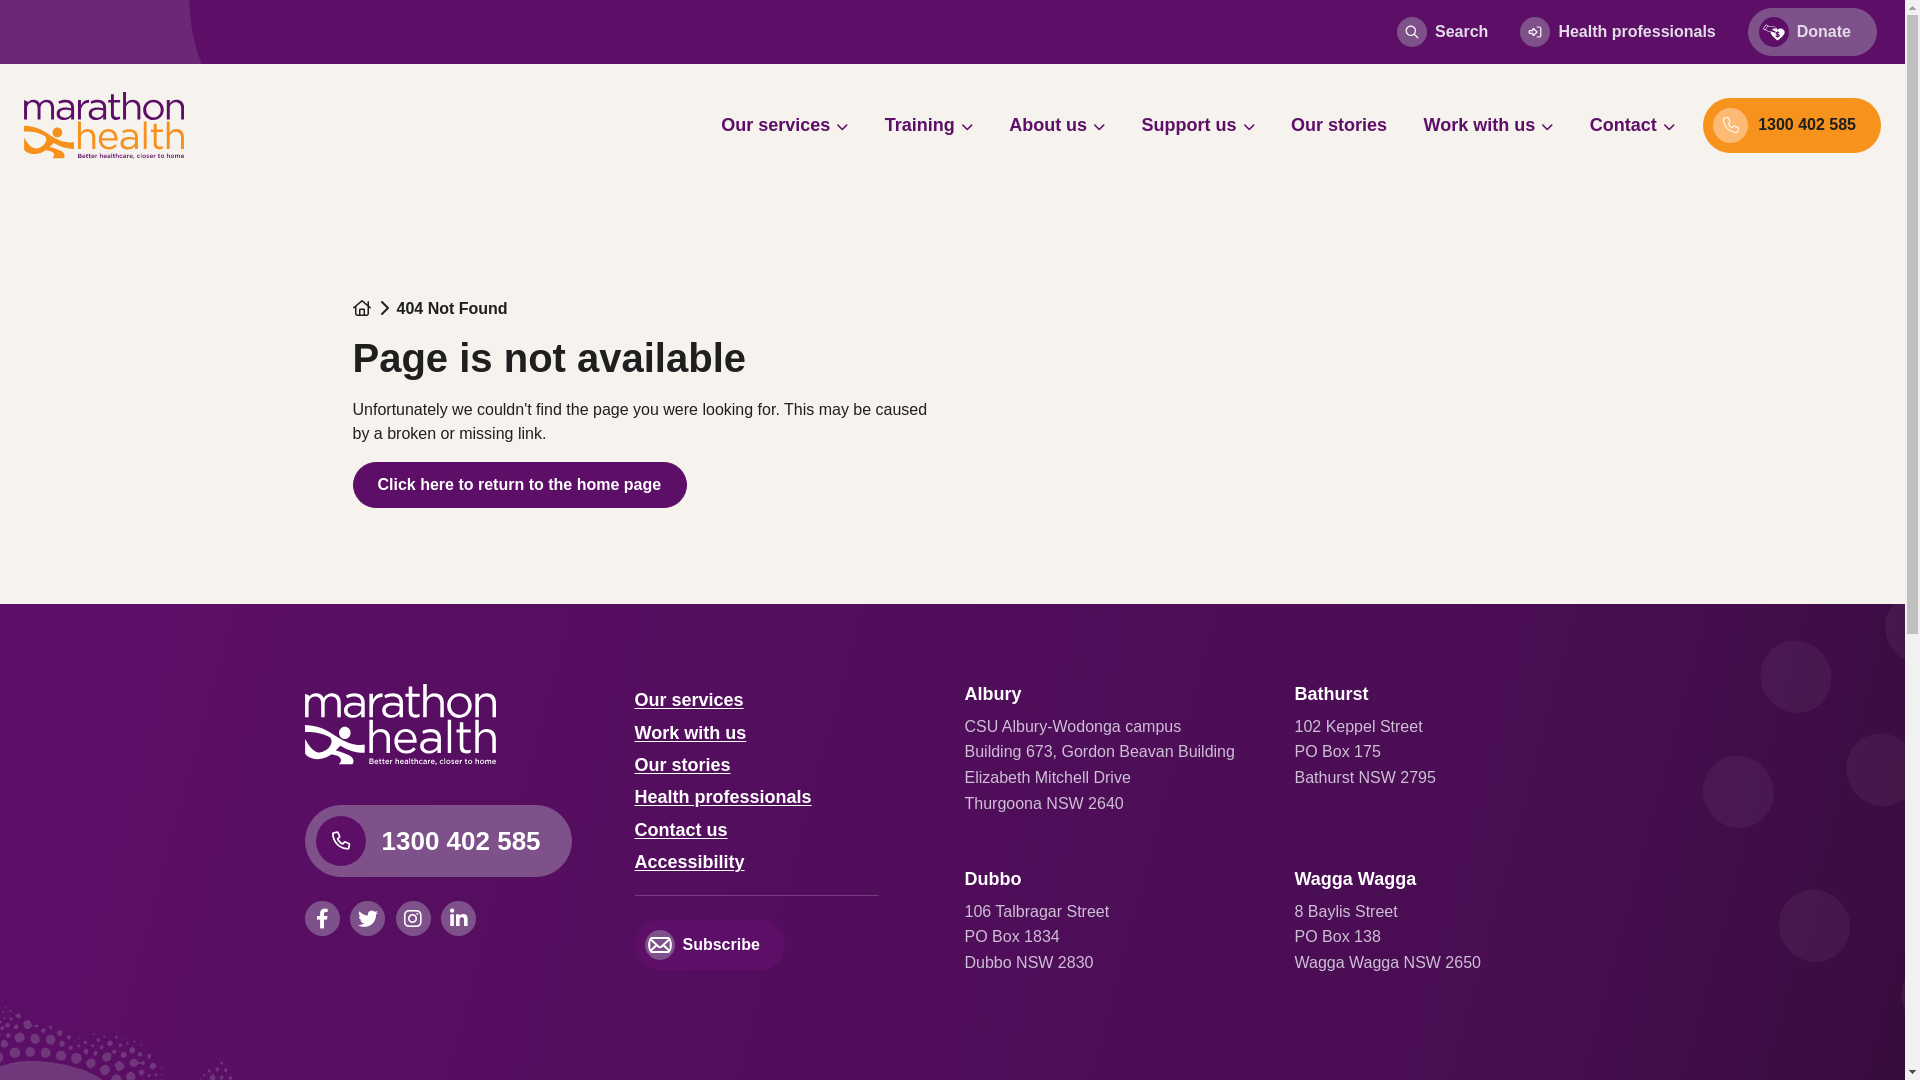 The height and width of the screenshot is (1080, 1920). I want to click on 'About us', so click(1055, 124).